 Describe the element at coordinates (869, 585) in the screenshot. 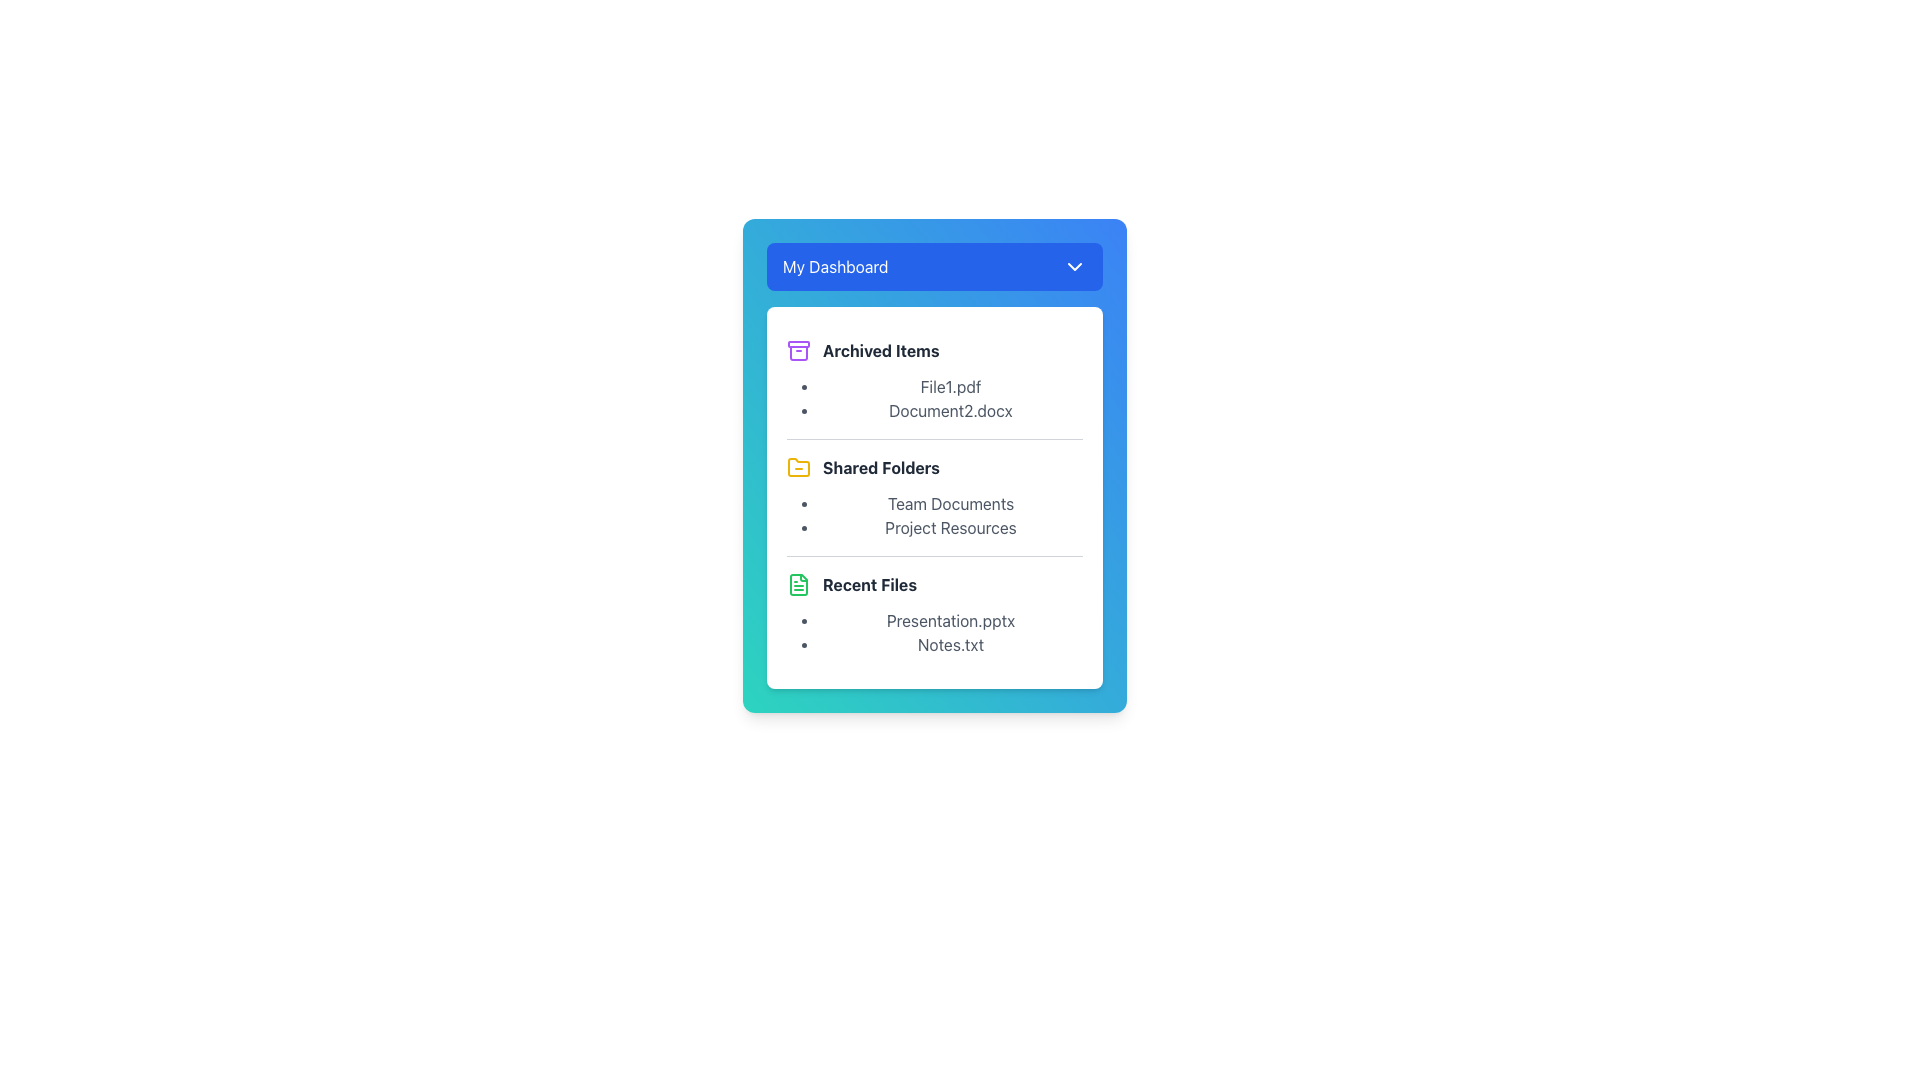

I see `the Text Label that identifies the section listing recently accessed files, located below the 'Shared Folders' label and icon` at that location.